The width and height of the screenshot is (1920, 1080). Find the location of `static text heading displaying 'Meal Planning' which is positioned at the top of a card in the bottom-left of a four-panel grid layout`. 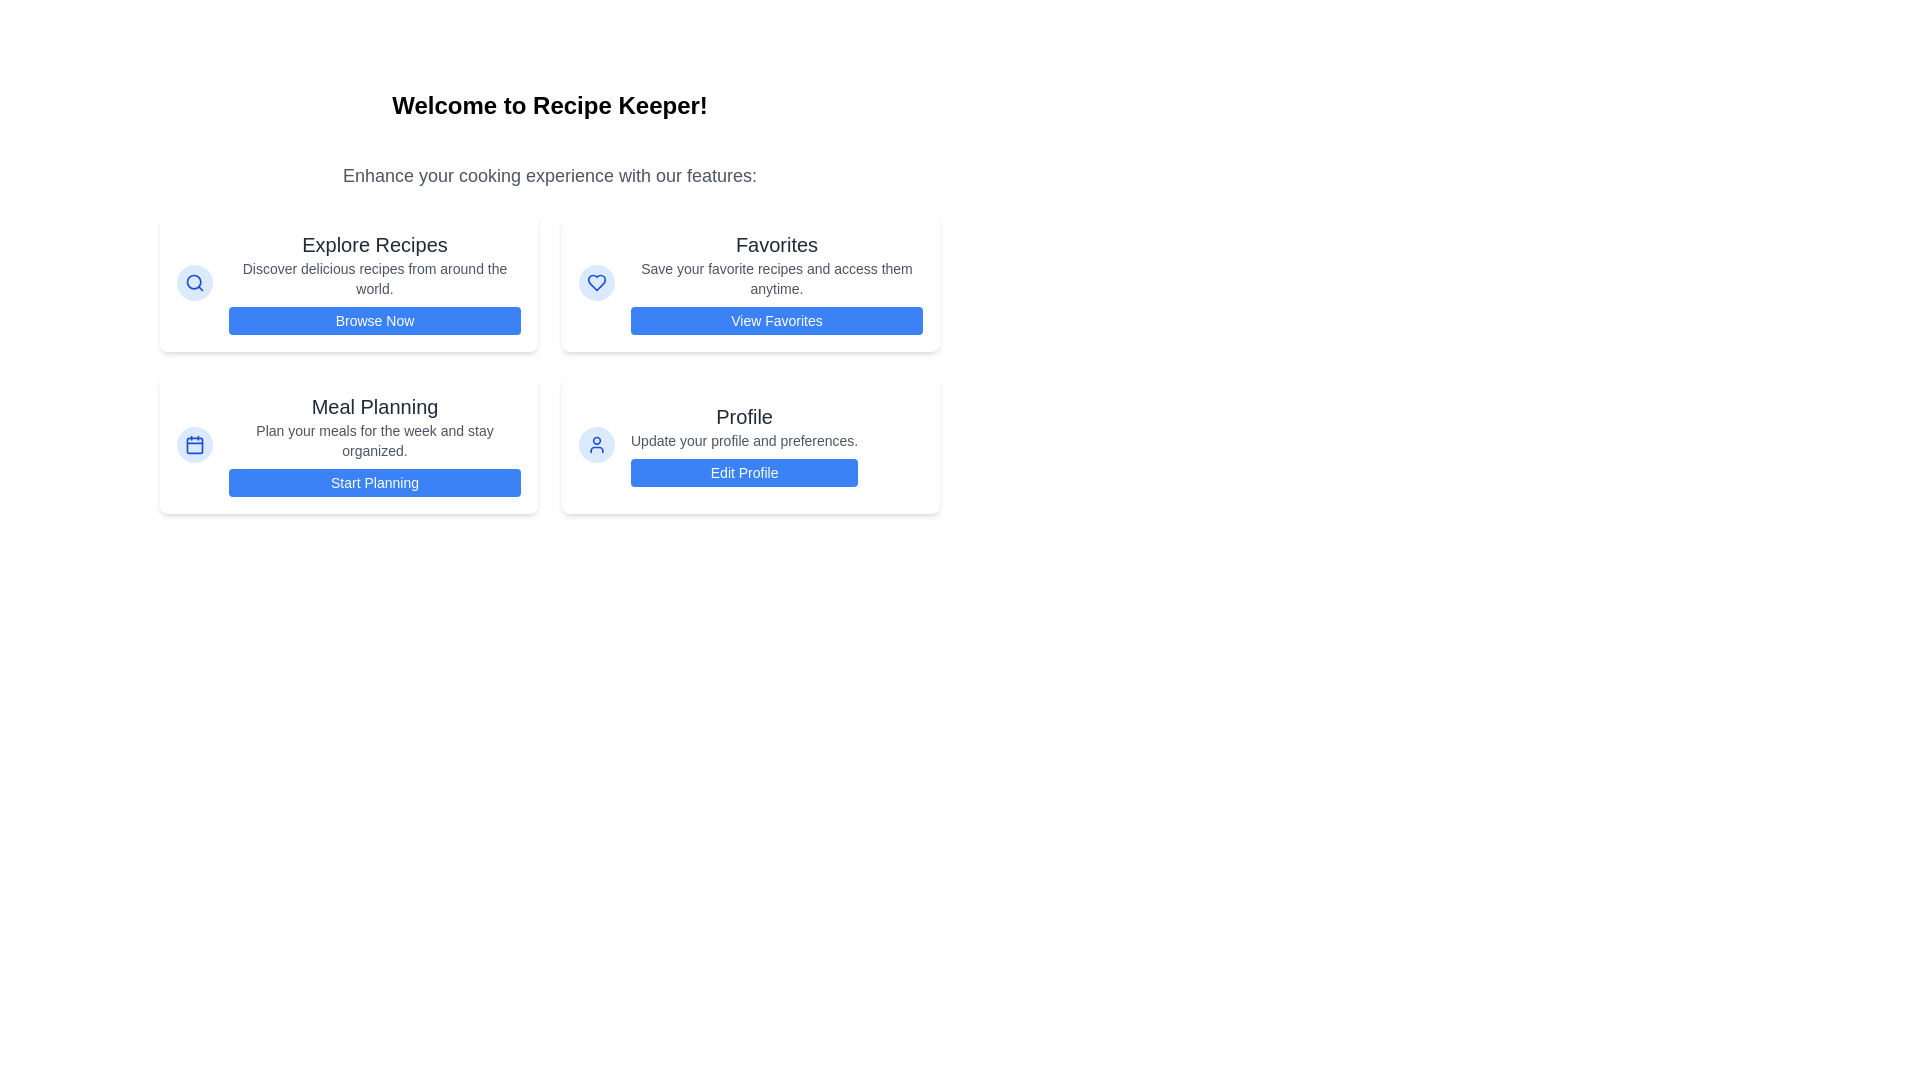

static text heading displaying 'Meal Planning' which is positioned at the top of a card in the bottom-left of a four-panel grid layout is located at coordinates (374, 406).